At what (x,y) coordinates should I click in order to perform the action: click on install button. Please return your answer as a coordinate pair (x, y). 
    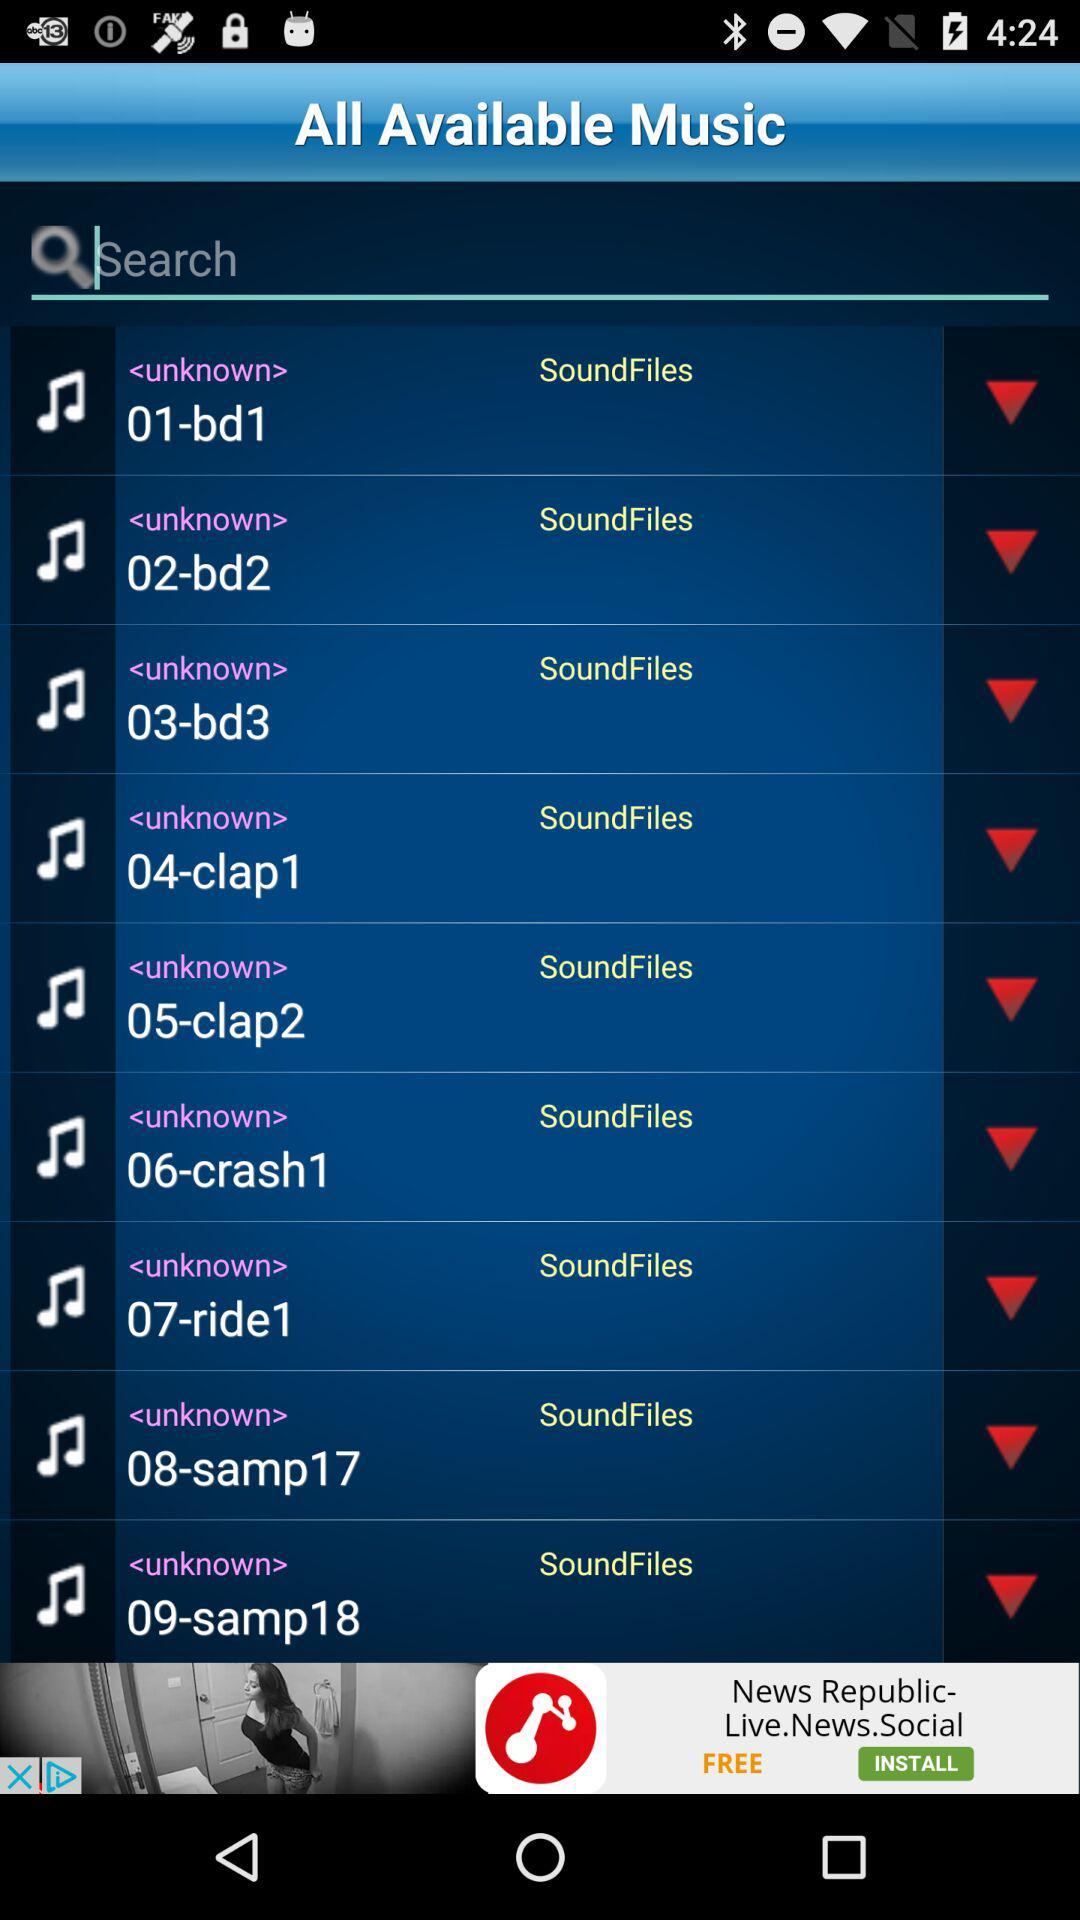
    Looking at the image, I should click on (540, 1727).